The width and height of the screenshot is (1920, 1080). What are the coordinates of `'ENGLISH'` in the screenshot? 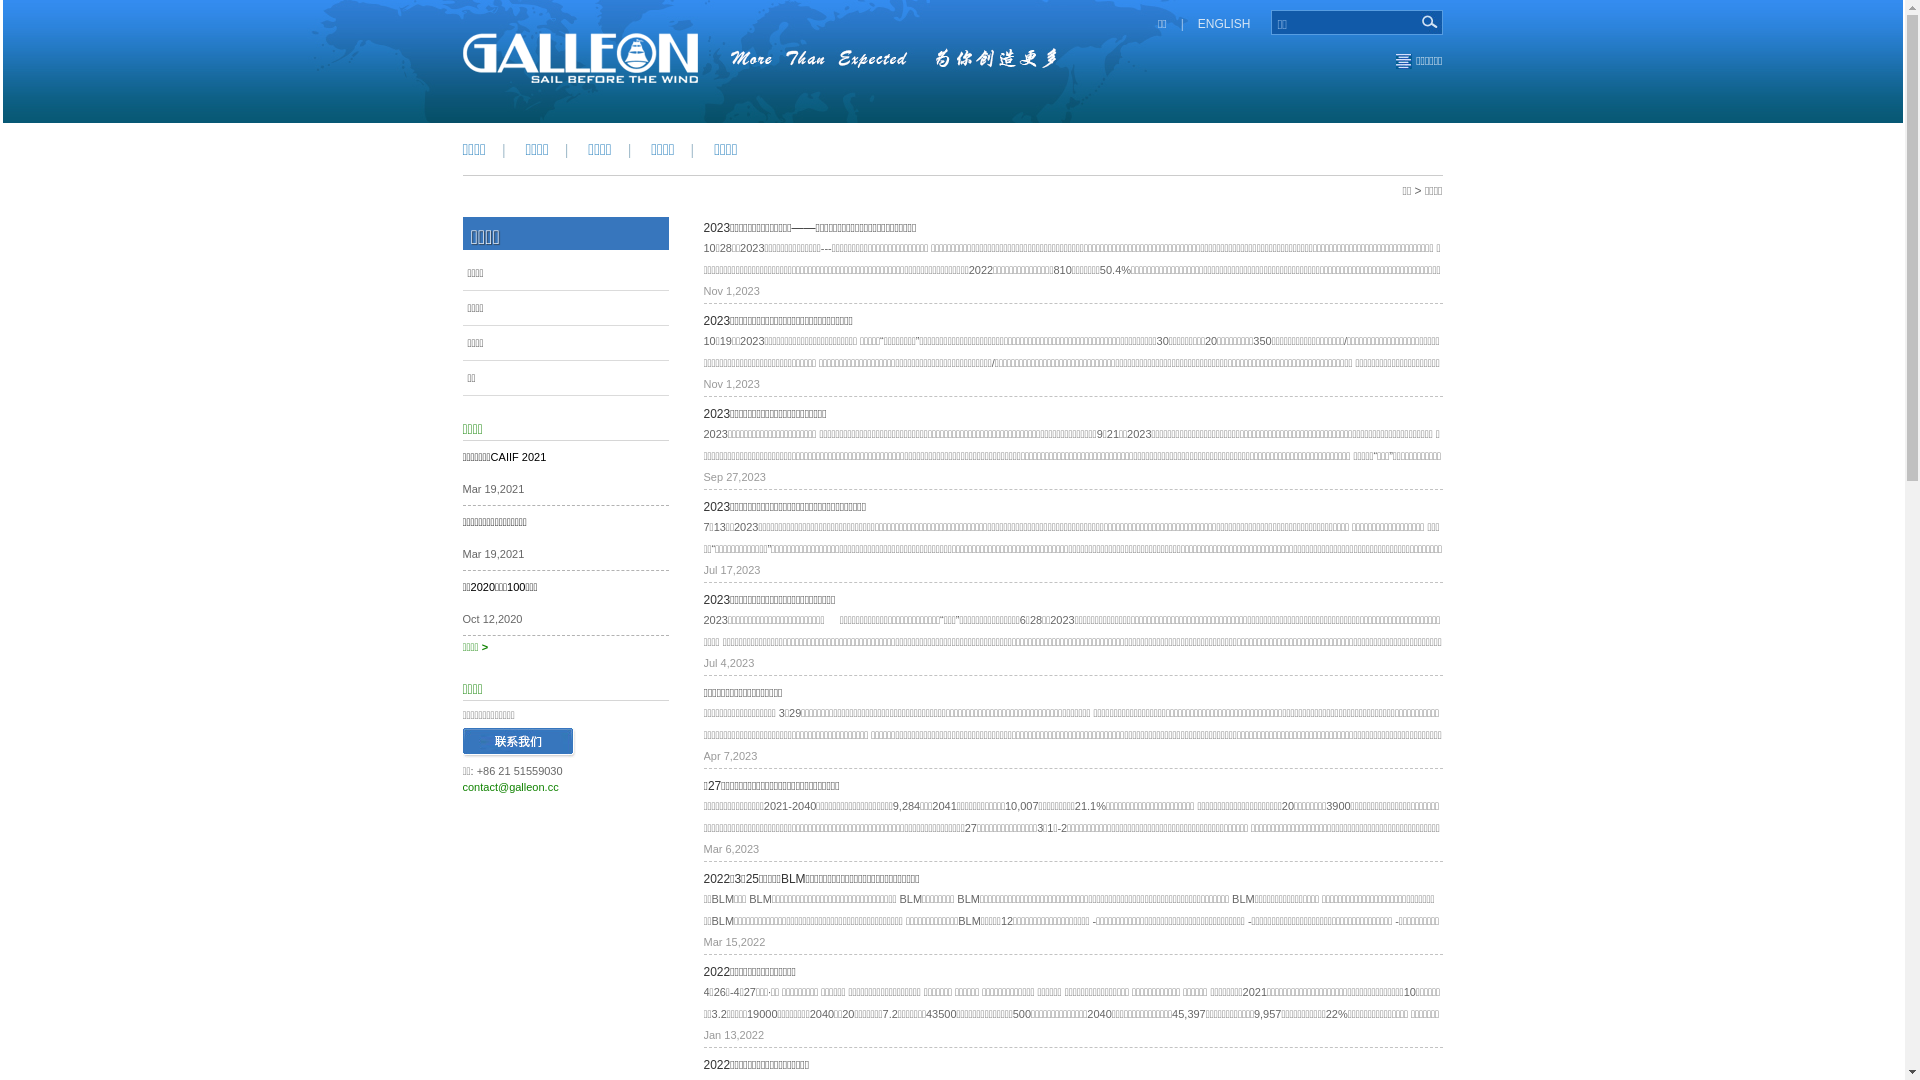 It's located at (1198, 23).